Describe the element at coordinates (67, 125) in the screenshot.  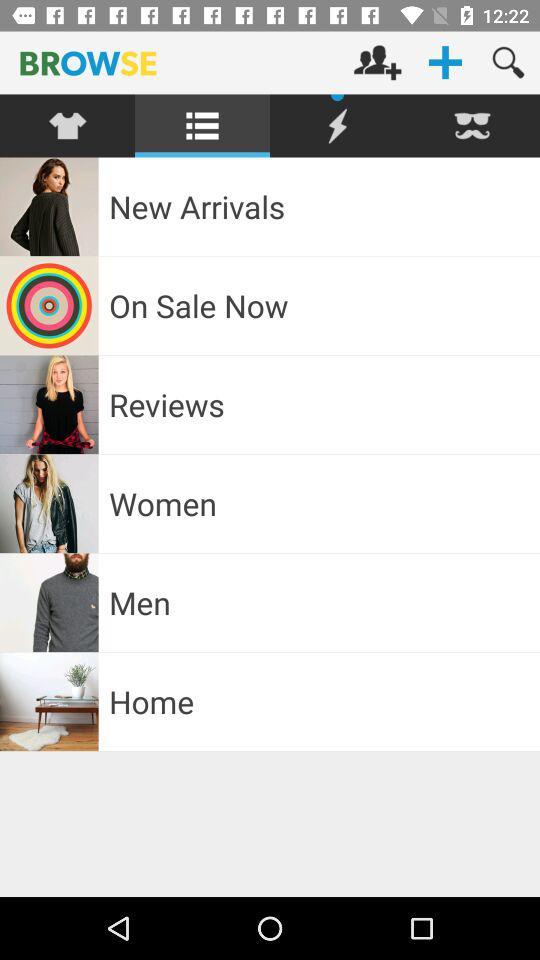
I see `click dress categories` at that location.